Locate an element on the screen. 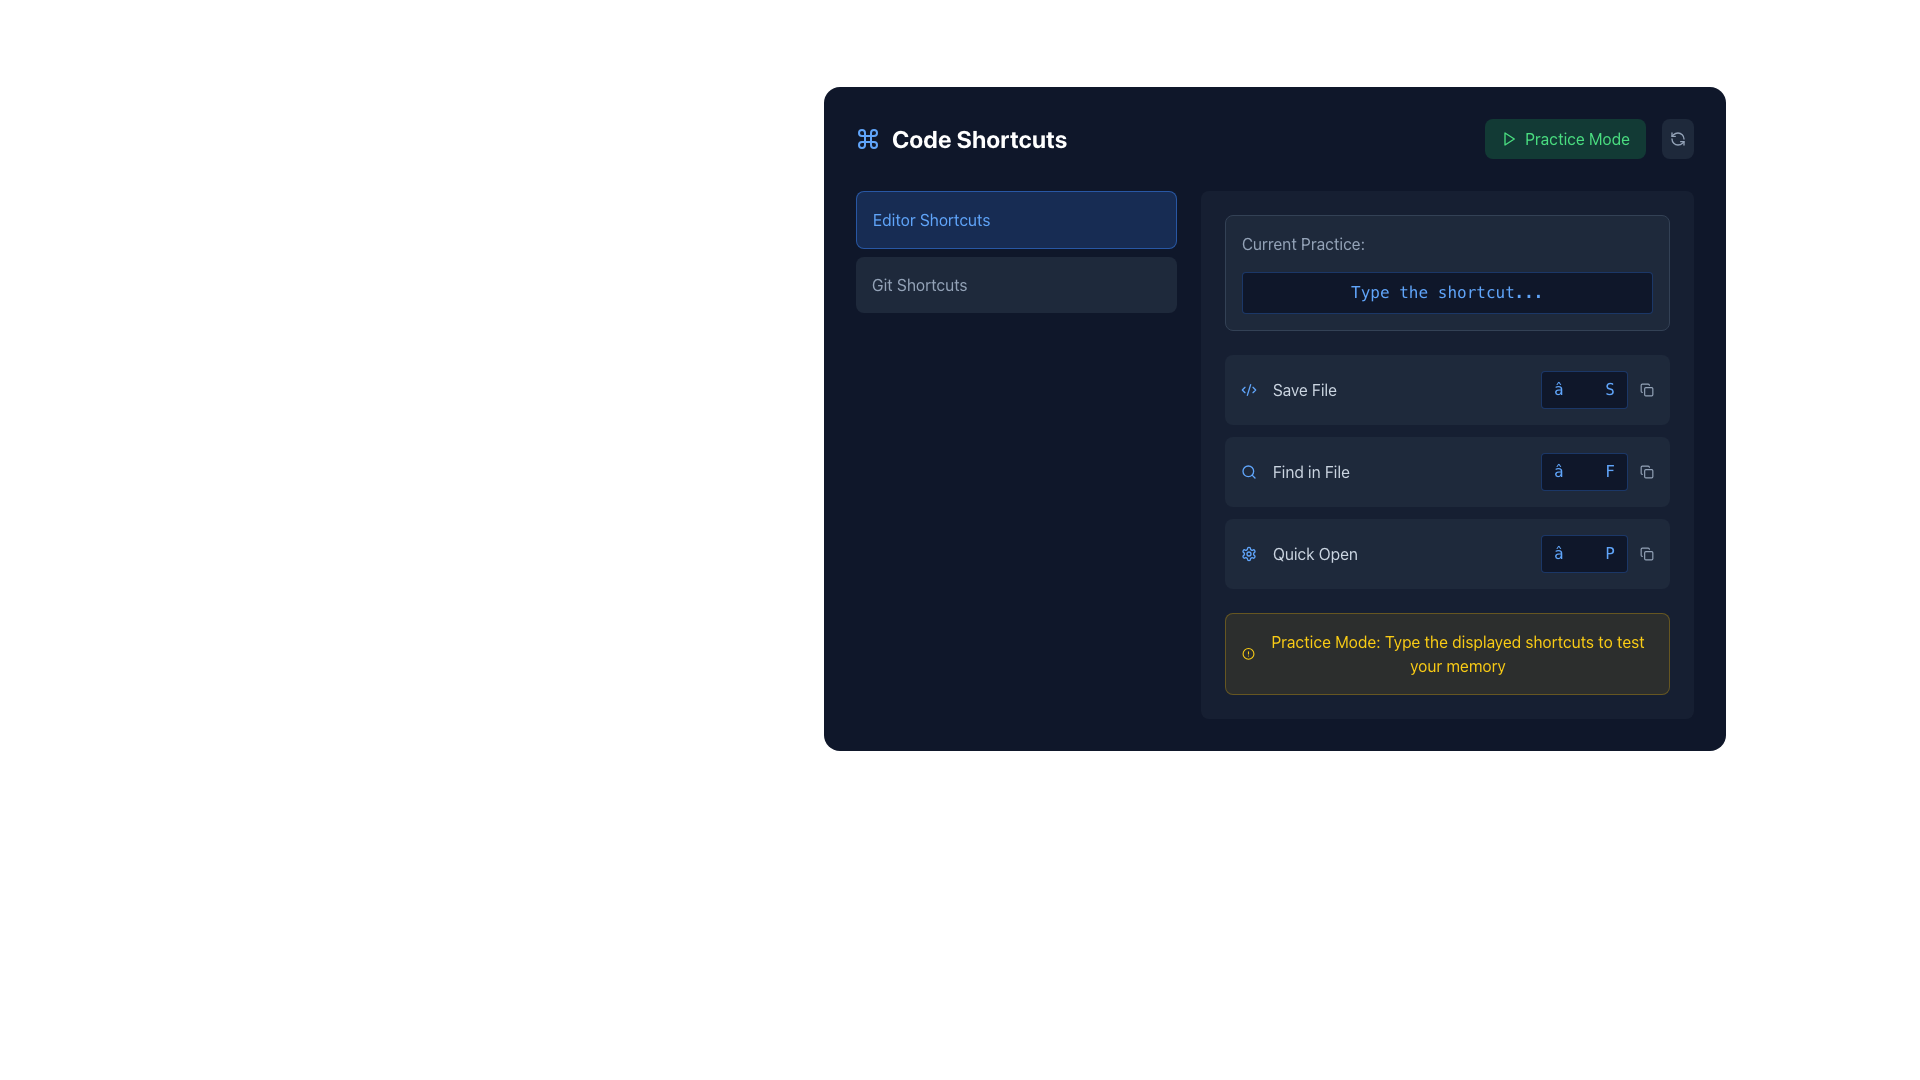 This screenshot has width=1920, height=1080. the 'Practice Mode' interactive button located in the top-right section of the application interface for navigation purposes is located at coordinates (1564, 137).